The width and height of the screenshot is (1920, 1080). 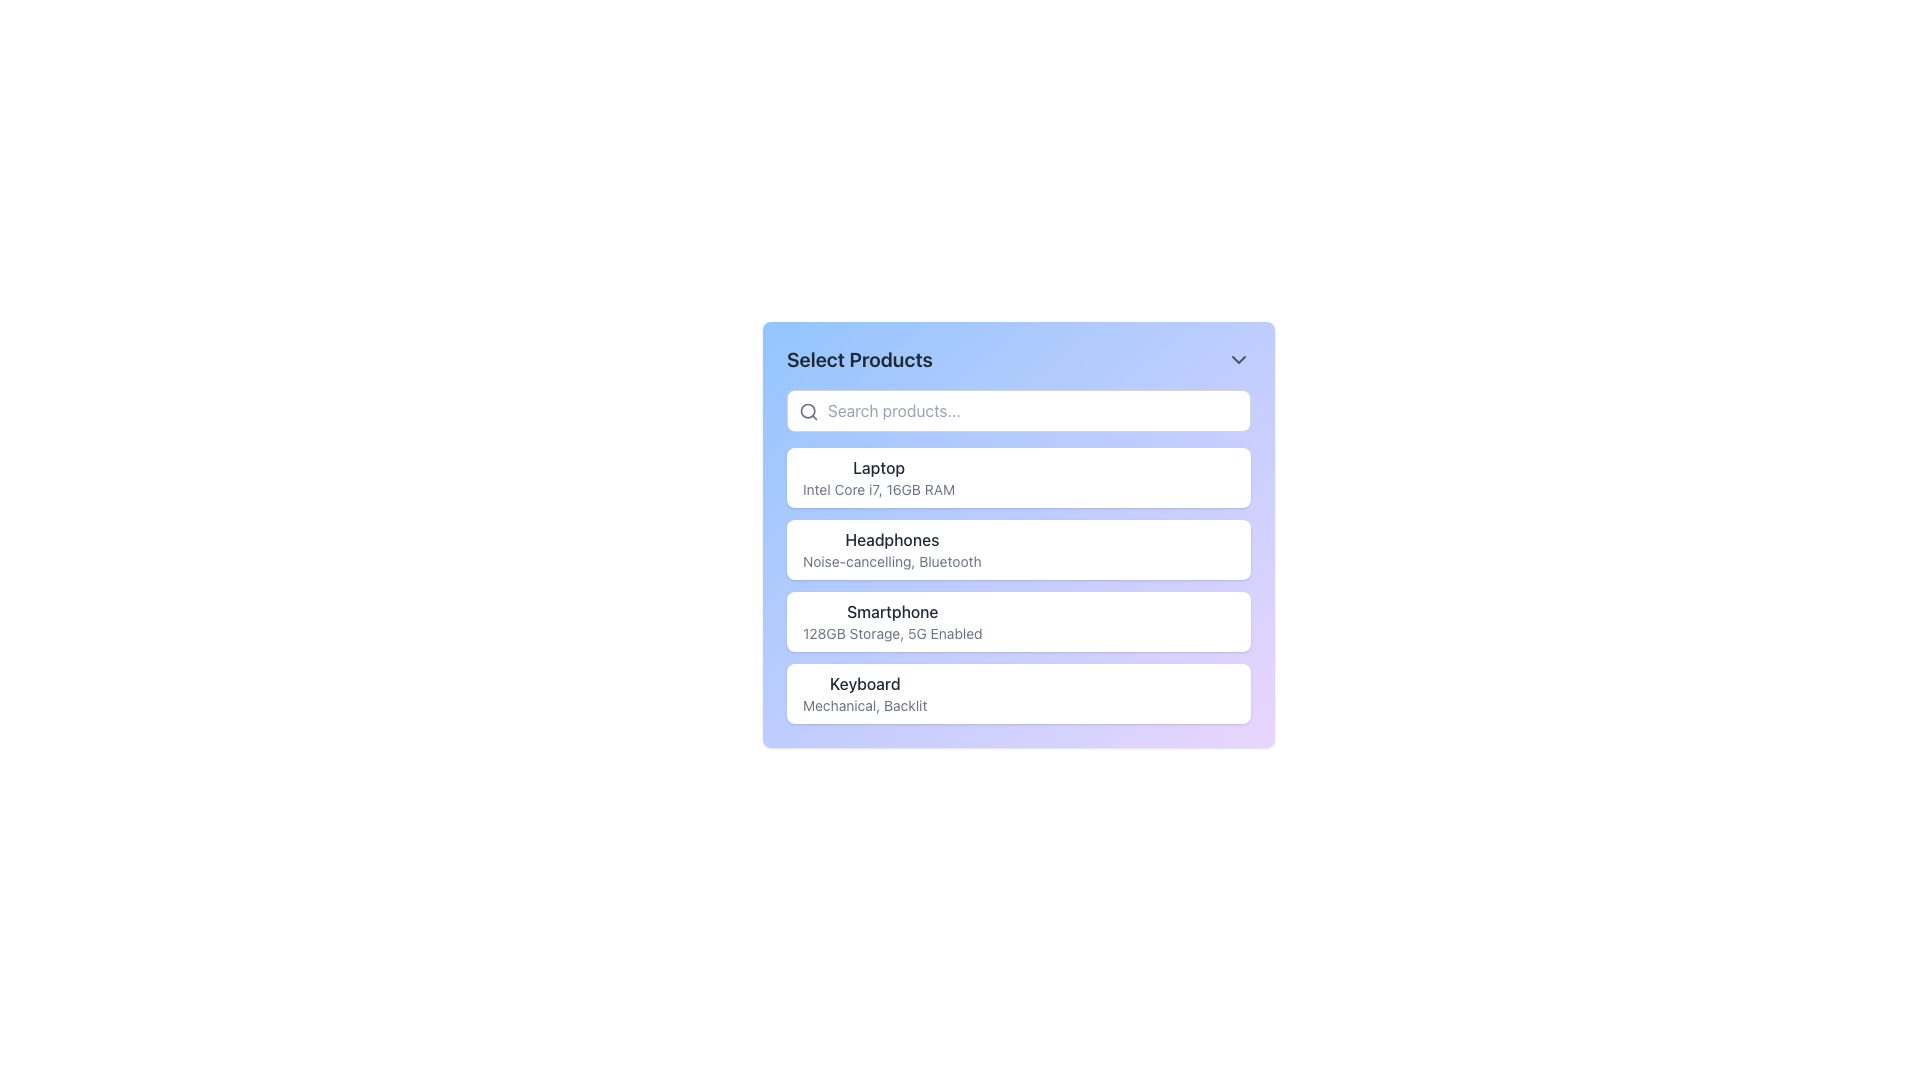 I want to click on the second item in the product selection list titled 'Select Products', so click(x=1018, y=556).